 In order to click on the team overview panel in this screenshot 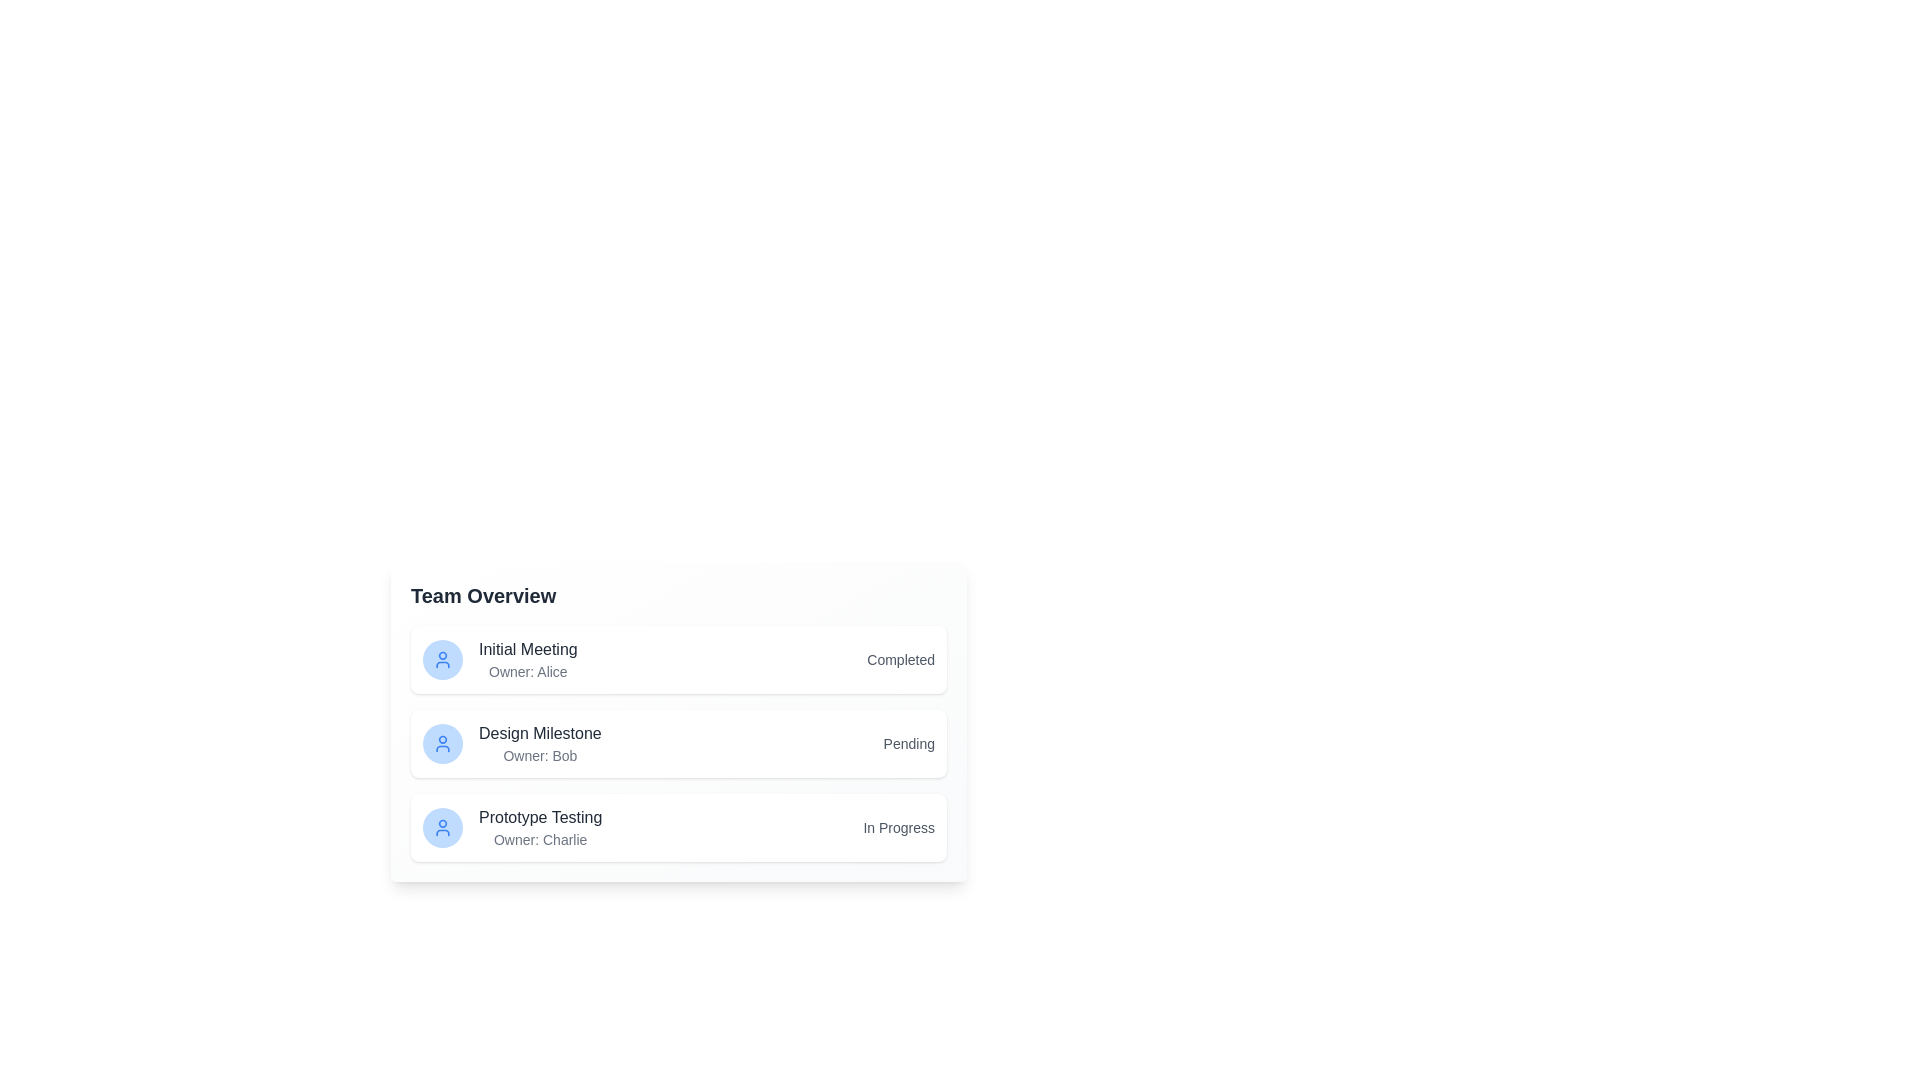, I will do `click(678, 721)`.